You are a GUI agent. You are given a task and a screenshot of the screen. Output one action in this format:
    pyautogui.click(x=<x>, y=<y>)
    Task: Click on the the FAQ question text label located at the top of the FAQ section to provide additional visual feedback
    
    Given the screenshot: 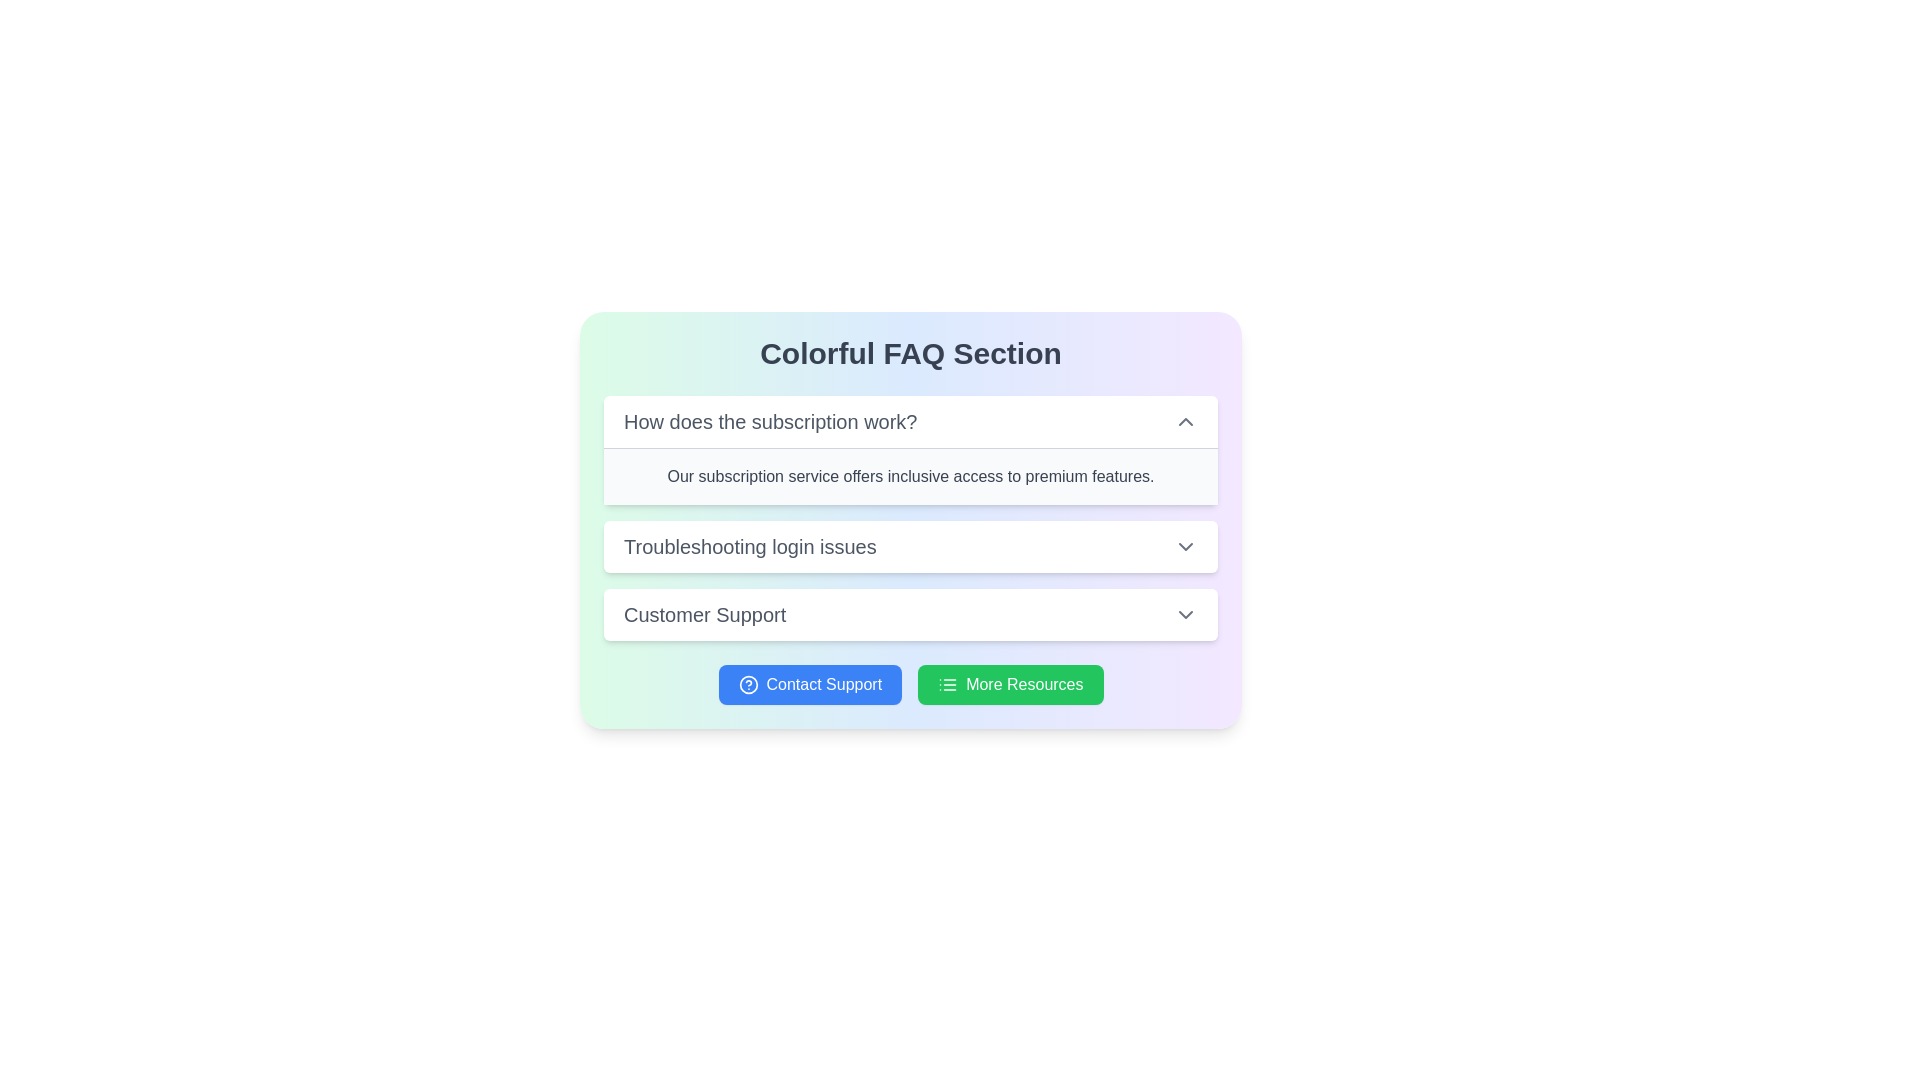 What is the action you would take?
    pyautogui.click(x=769, y=420)
    